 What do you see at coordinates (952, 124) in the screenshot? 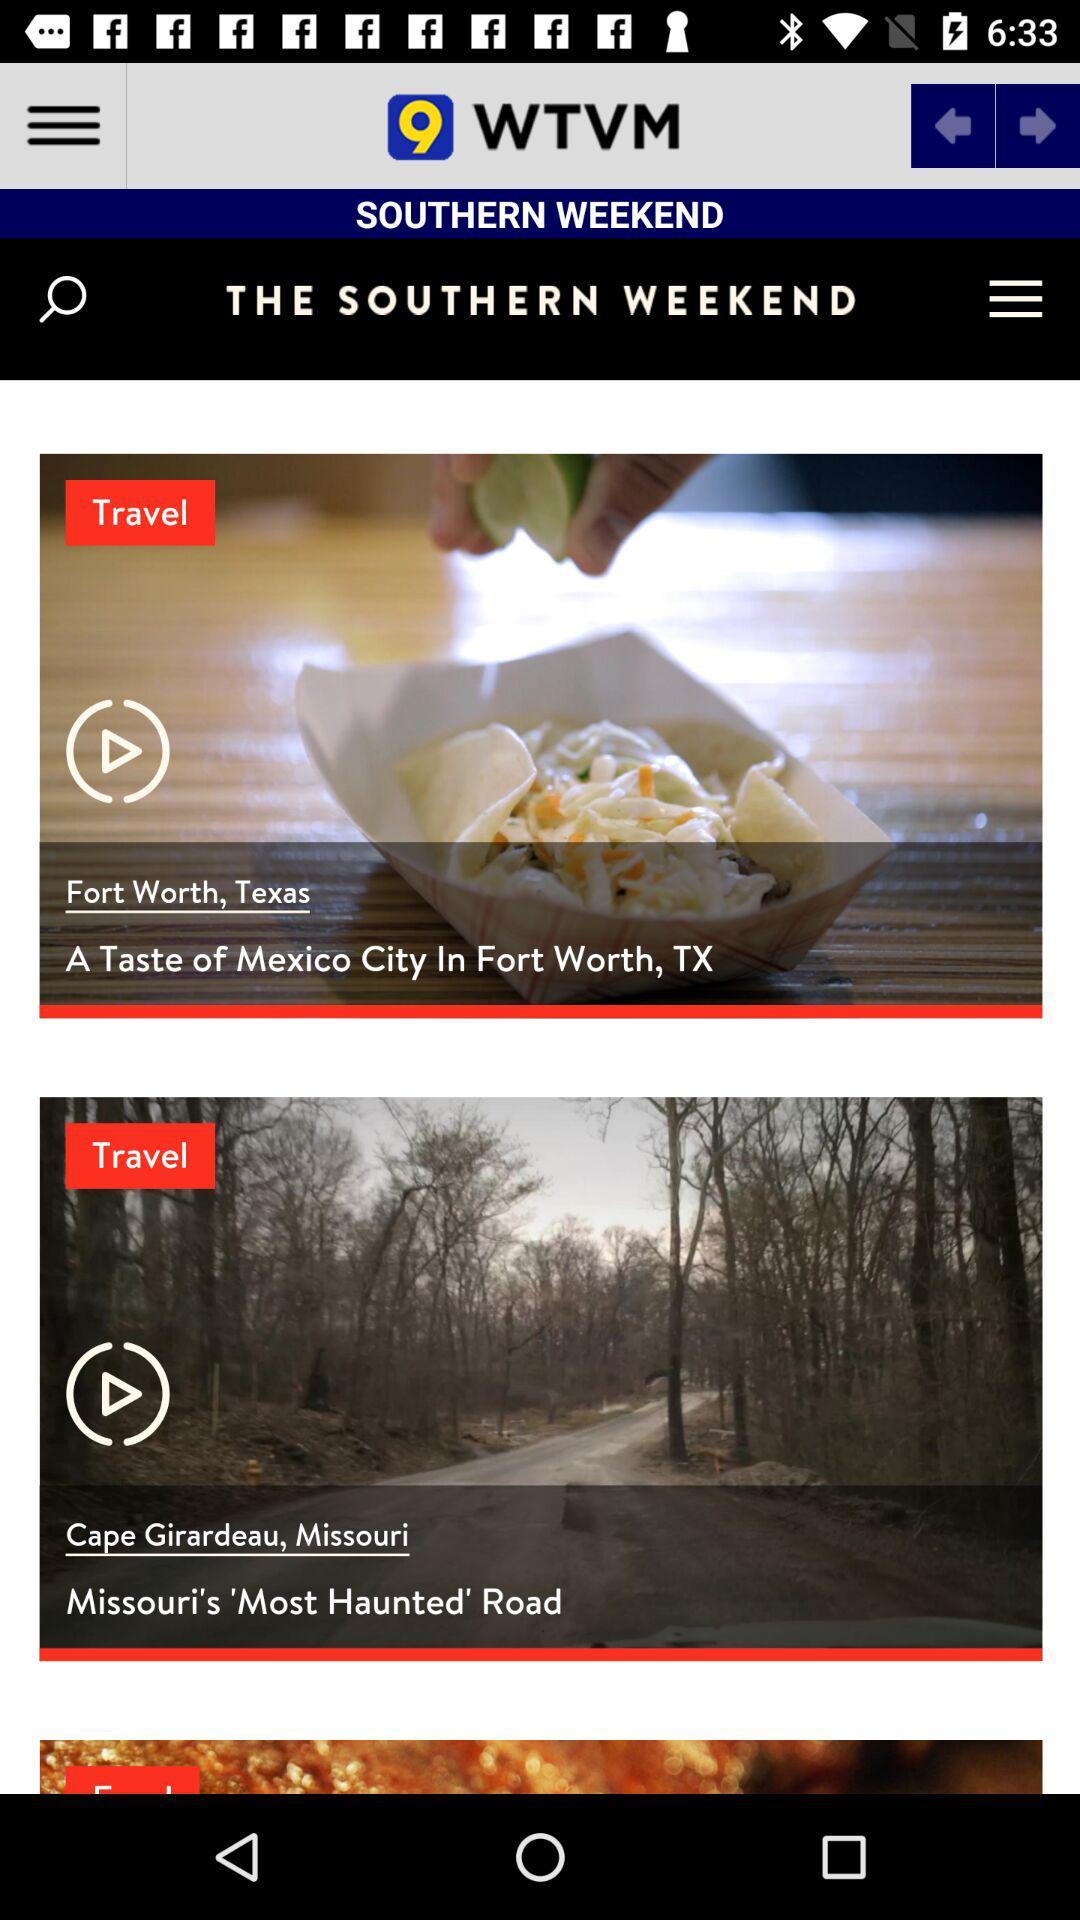
I see `the arrow_backward icon` at bounding box center [952, 124].